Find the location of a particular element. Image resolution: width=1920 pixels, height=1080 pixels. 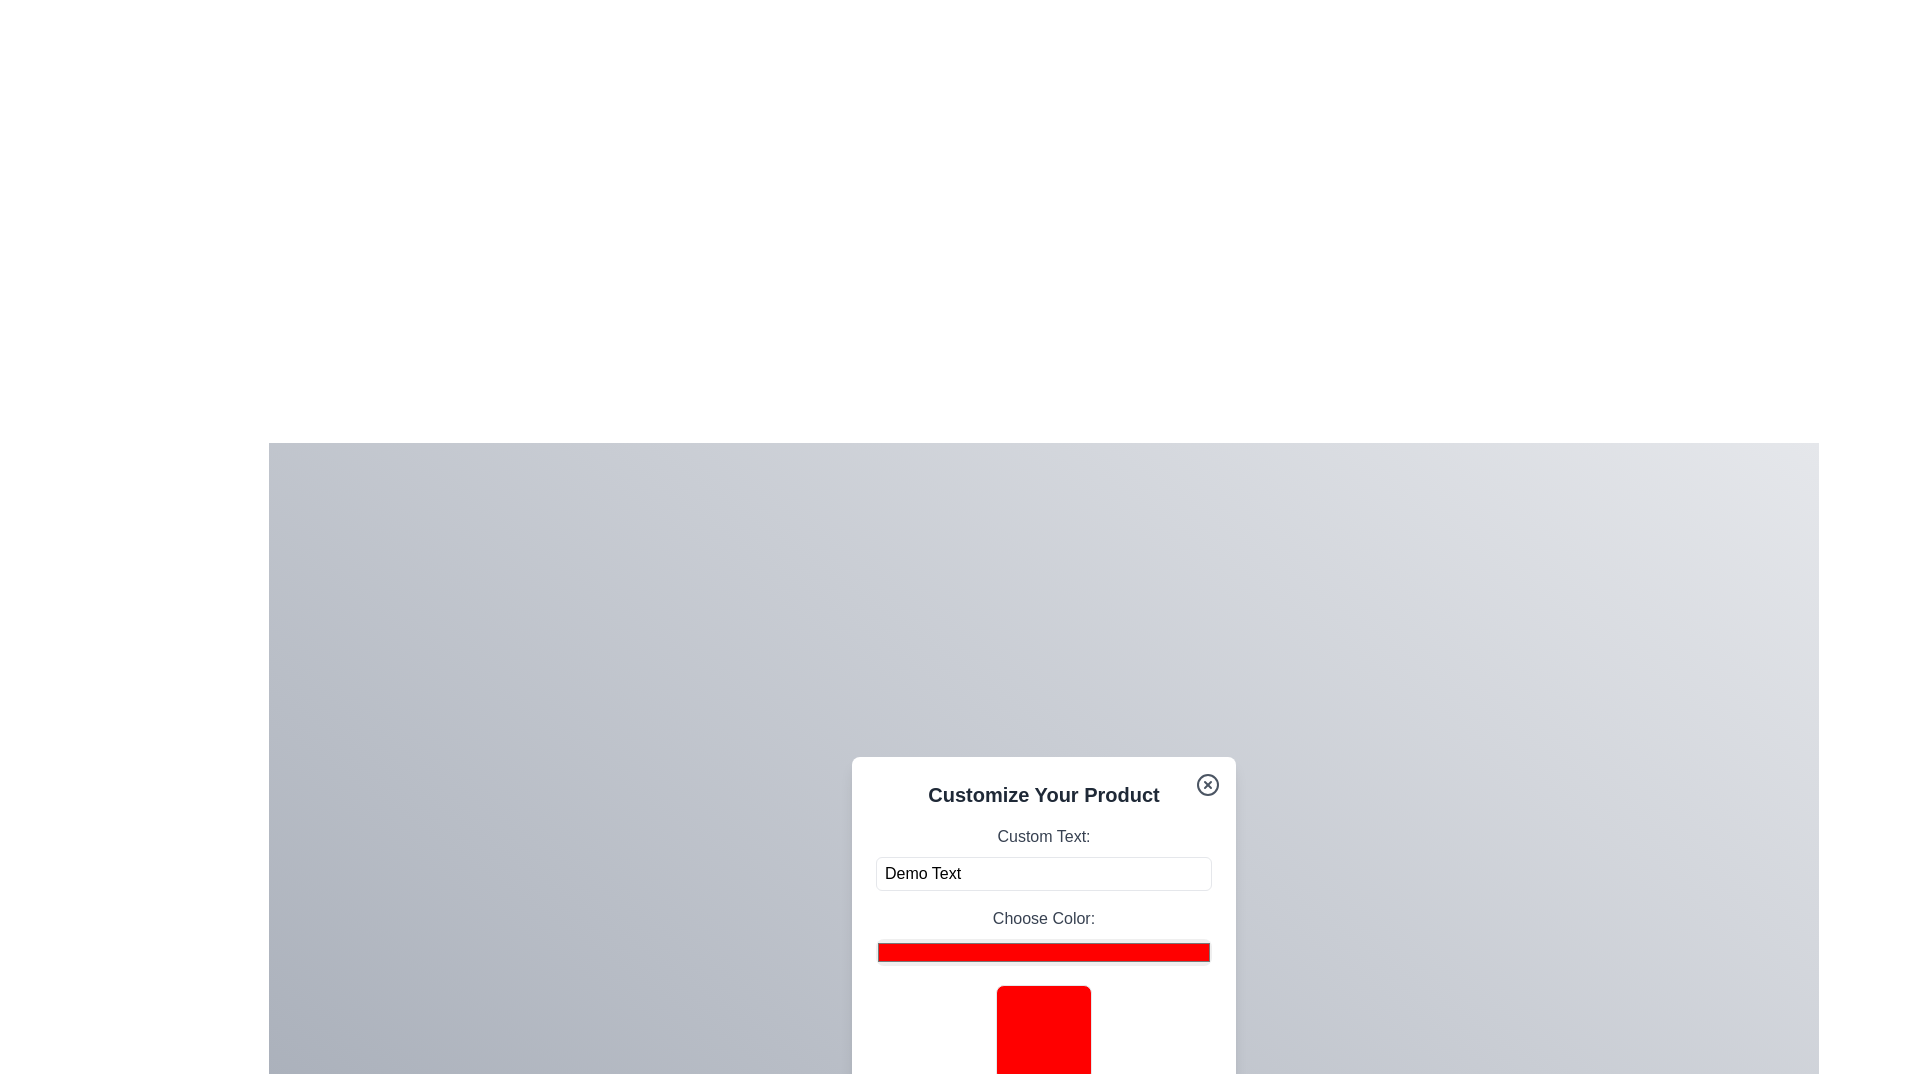

the color picker to a specific color value 12176881 is located at coordinates (1042, 951).